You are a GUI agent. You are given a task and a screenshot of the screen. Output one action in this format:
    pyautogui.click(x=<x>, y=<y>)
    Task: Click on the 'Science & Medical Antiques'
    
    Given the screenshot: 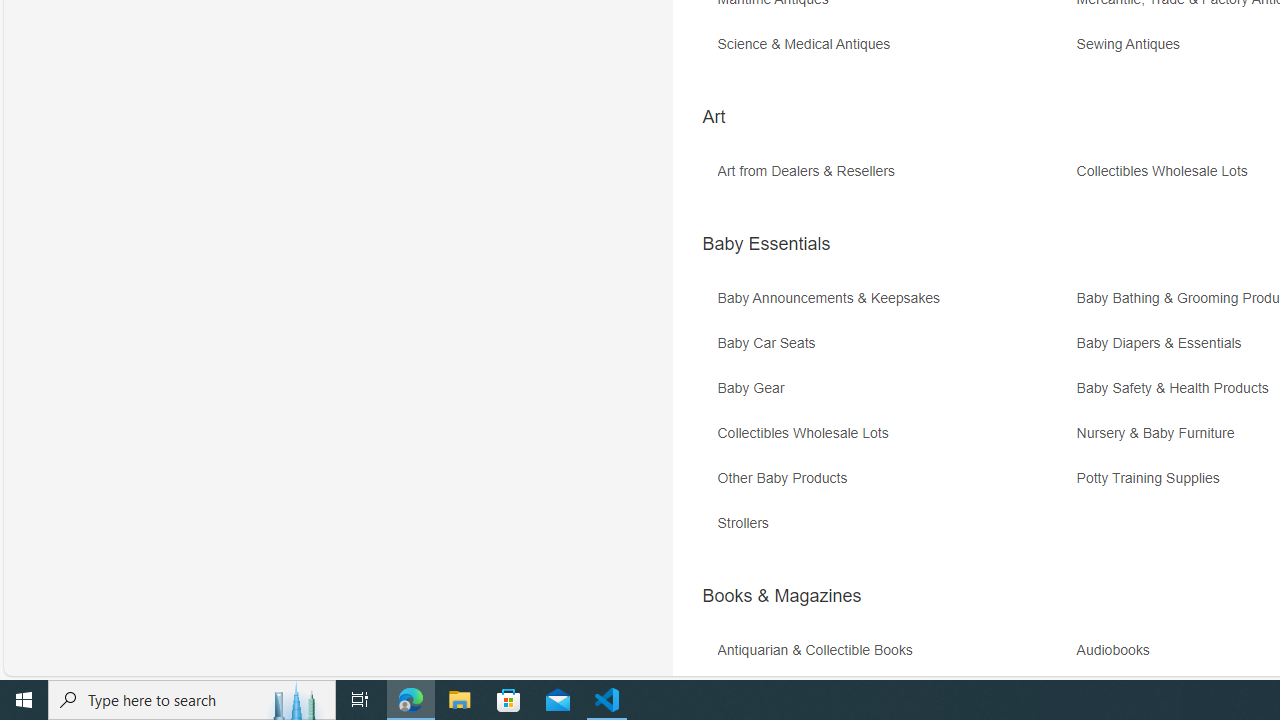 What is the action you would take?
    pyautogui.click(x=893, y=50)
    